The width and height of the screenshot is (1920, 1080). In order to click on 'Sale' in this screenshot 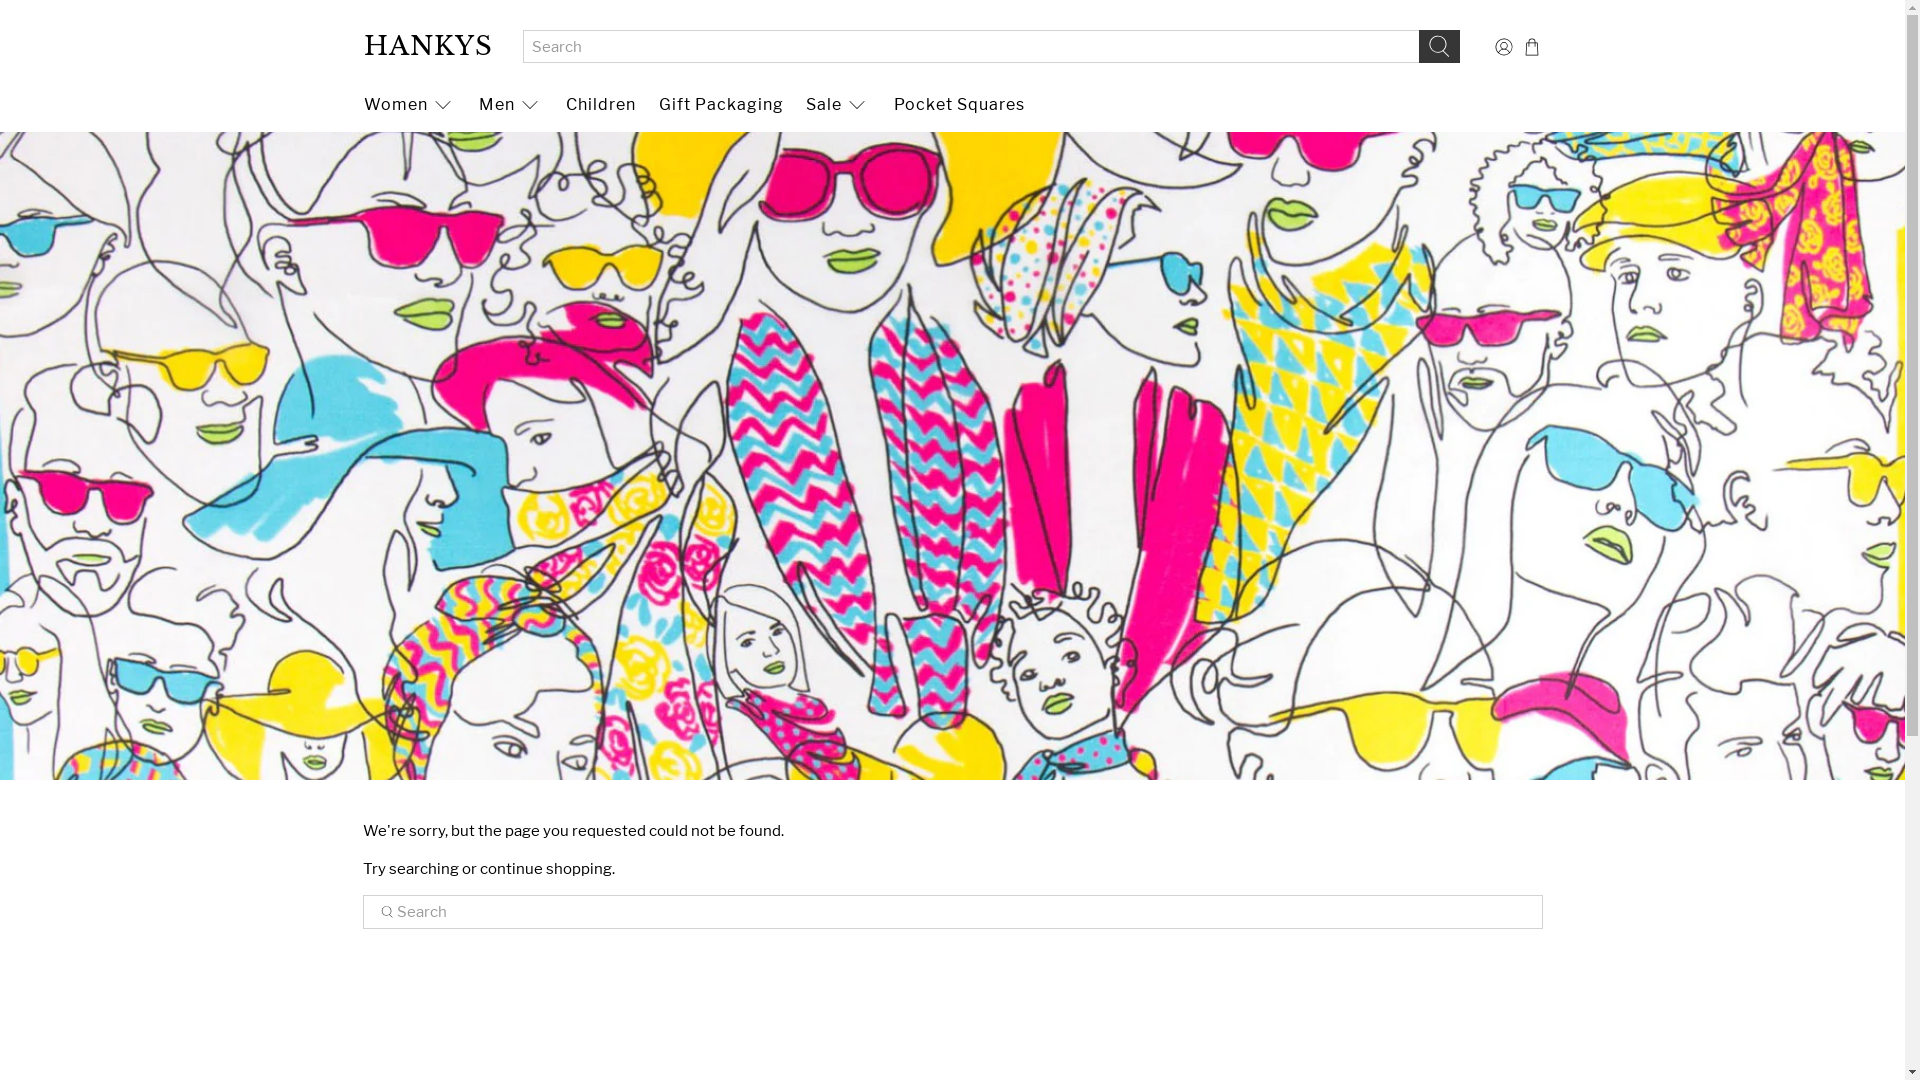, I will do `click(838, 104)`.